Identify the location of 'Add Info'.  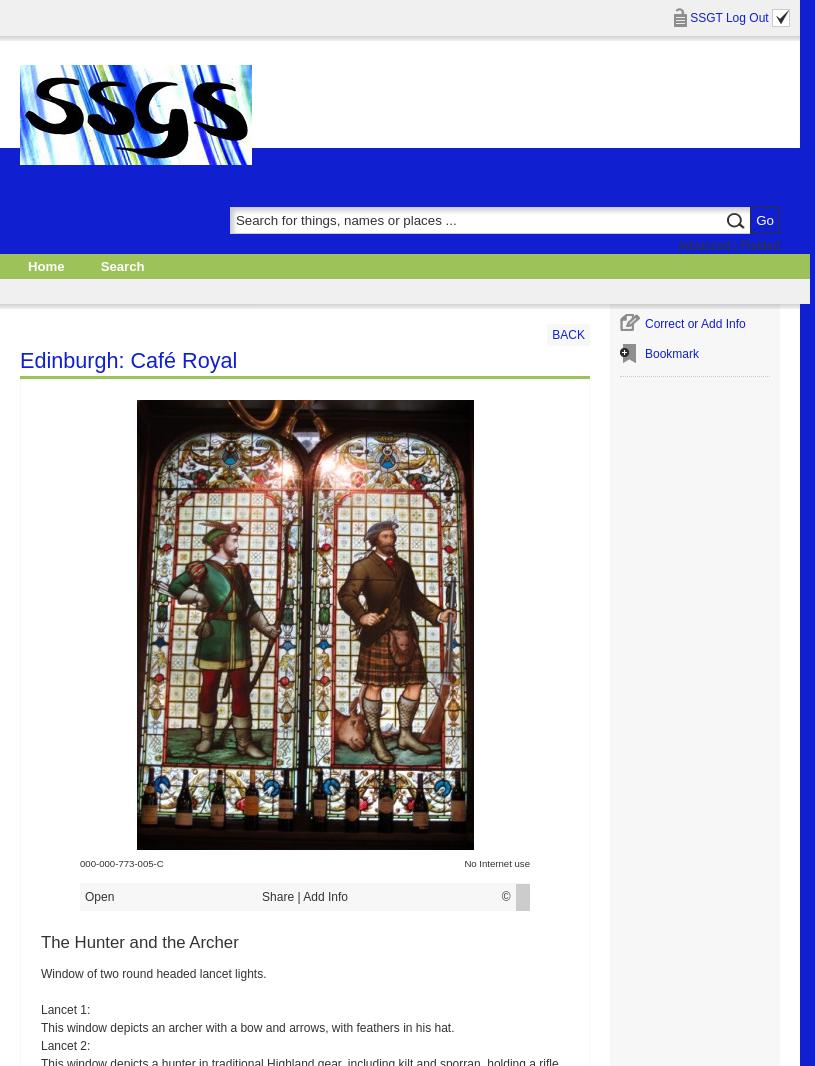
(324, 897).